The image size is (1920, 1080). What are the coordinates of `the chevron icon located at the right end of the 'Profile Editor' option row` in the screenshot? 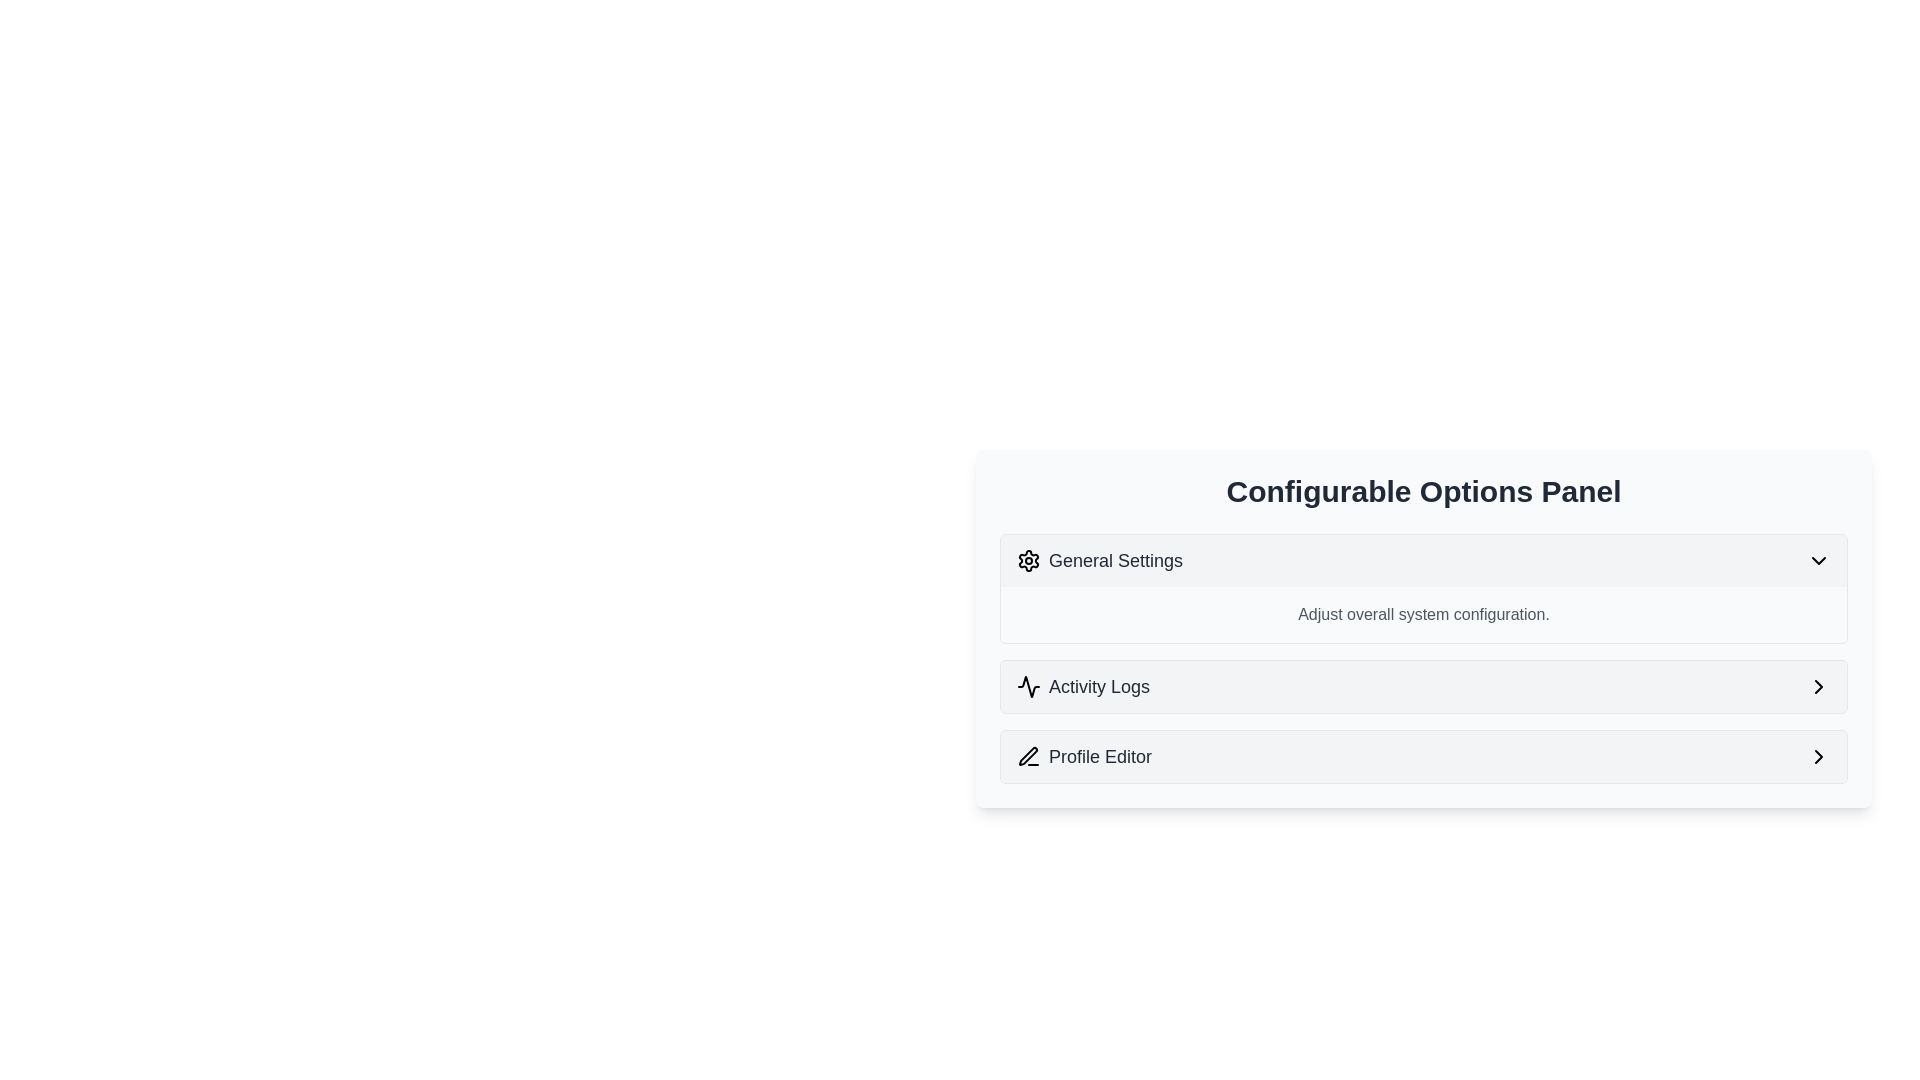 It's located at (1819, 756).